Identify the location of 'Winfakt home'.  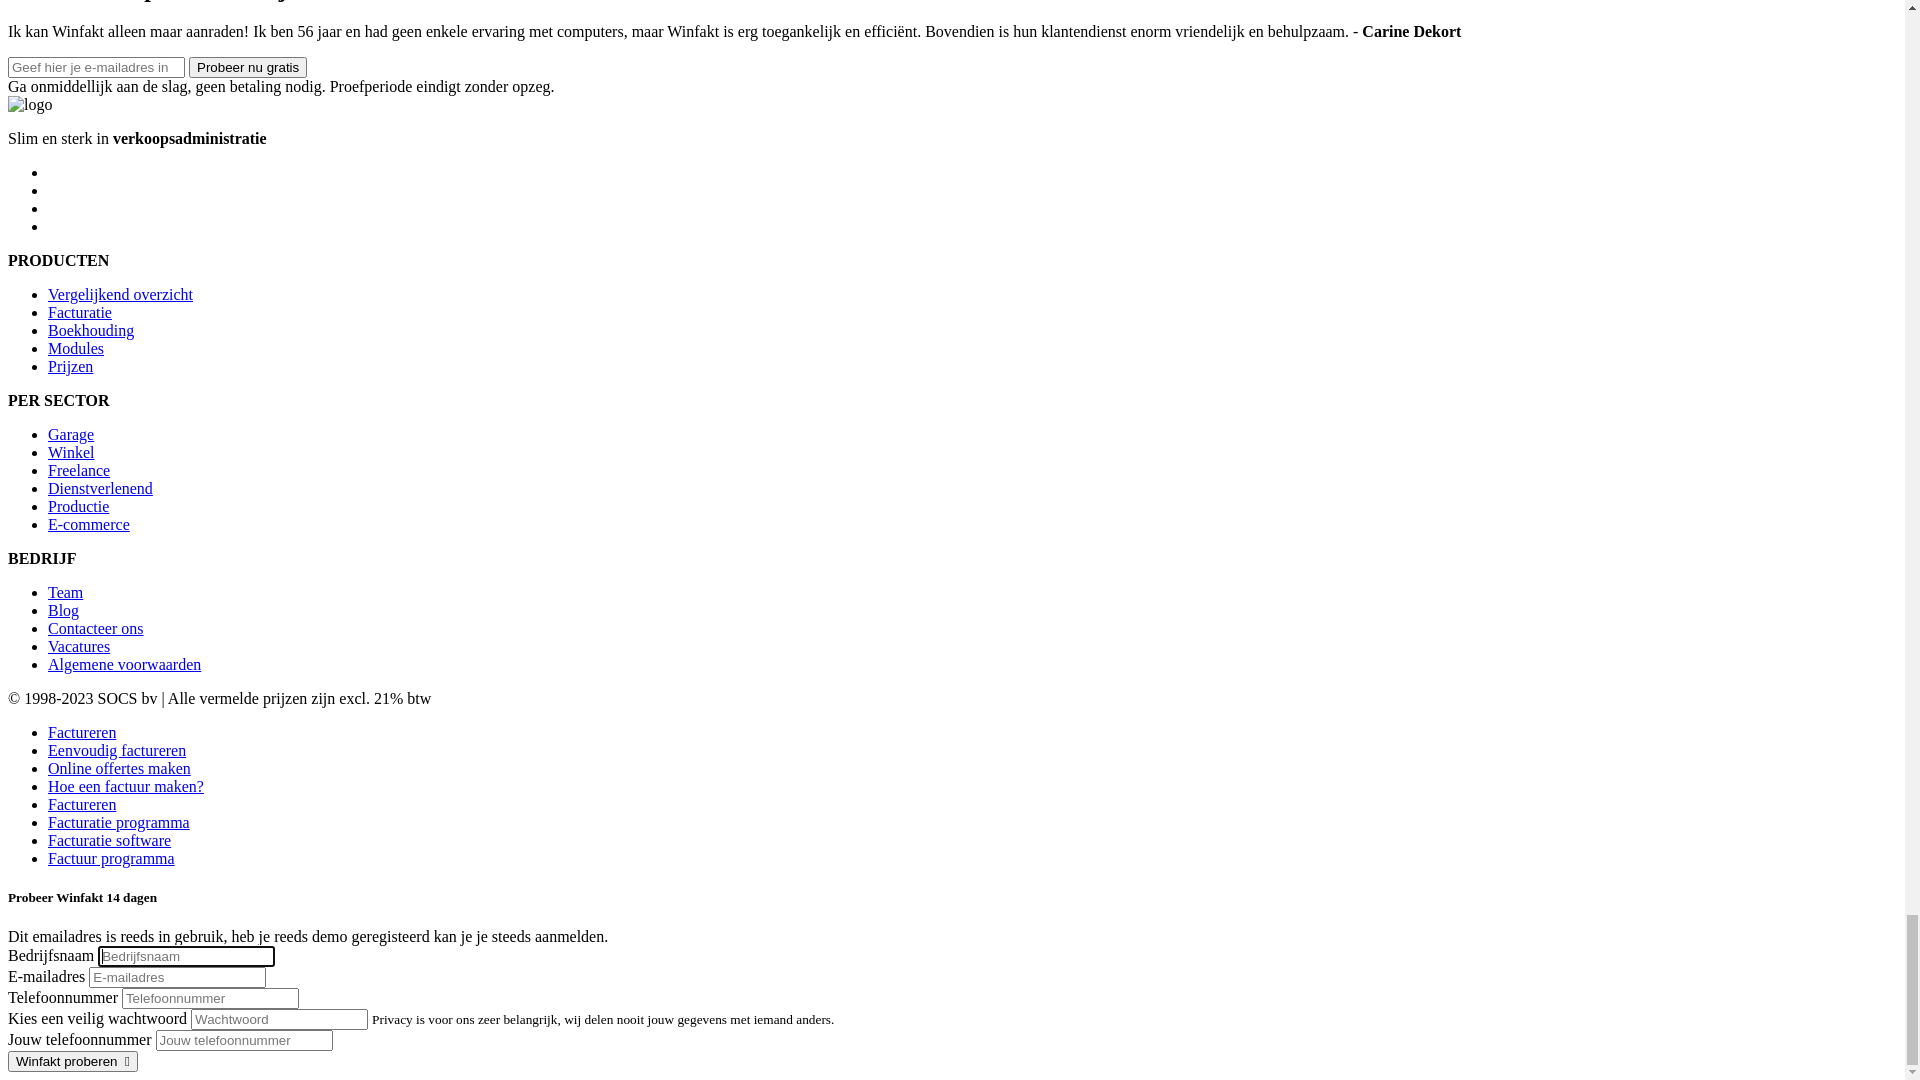
(57, 130).